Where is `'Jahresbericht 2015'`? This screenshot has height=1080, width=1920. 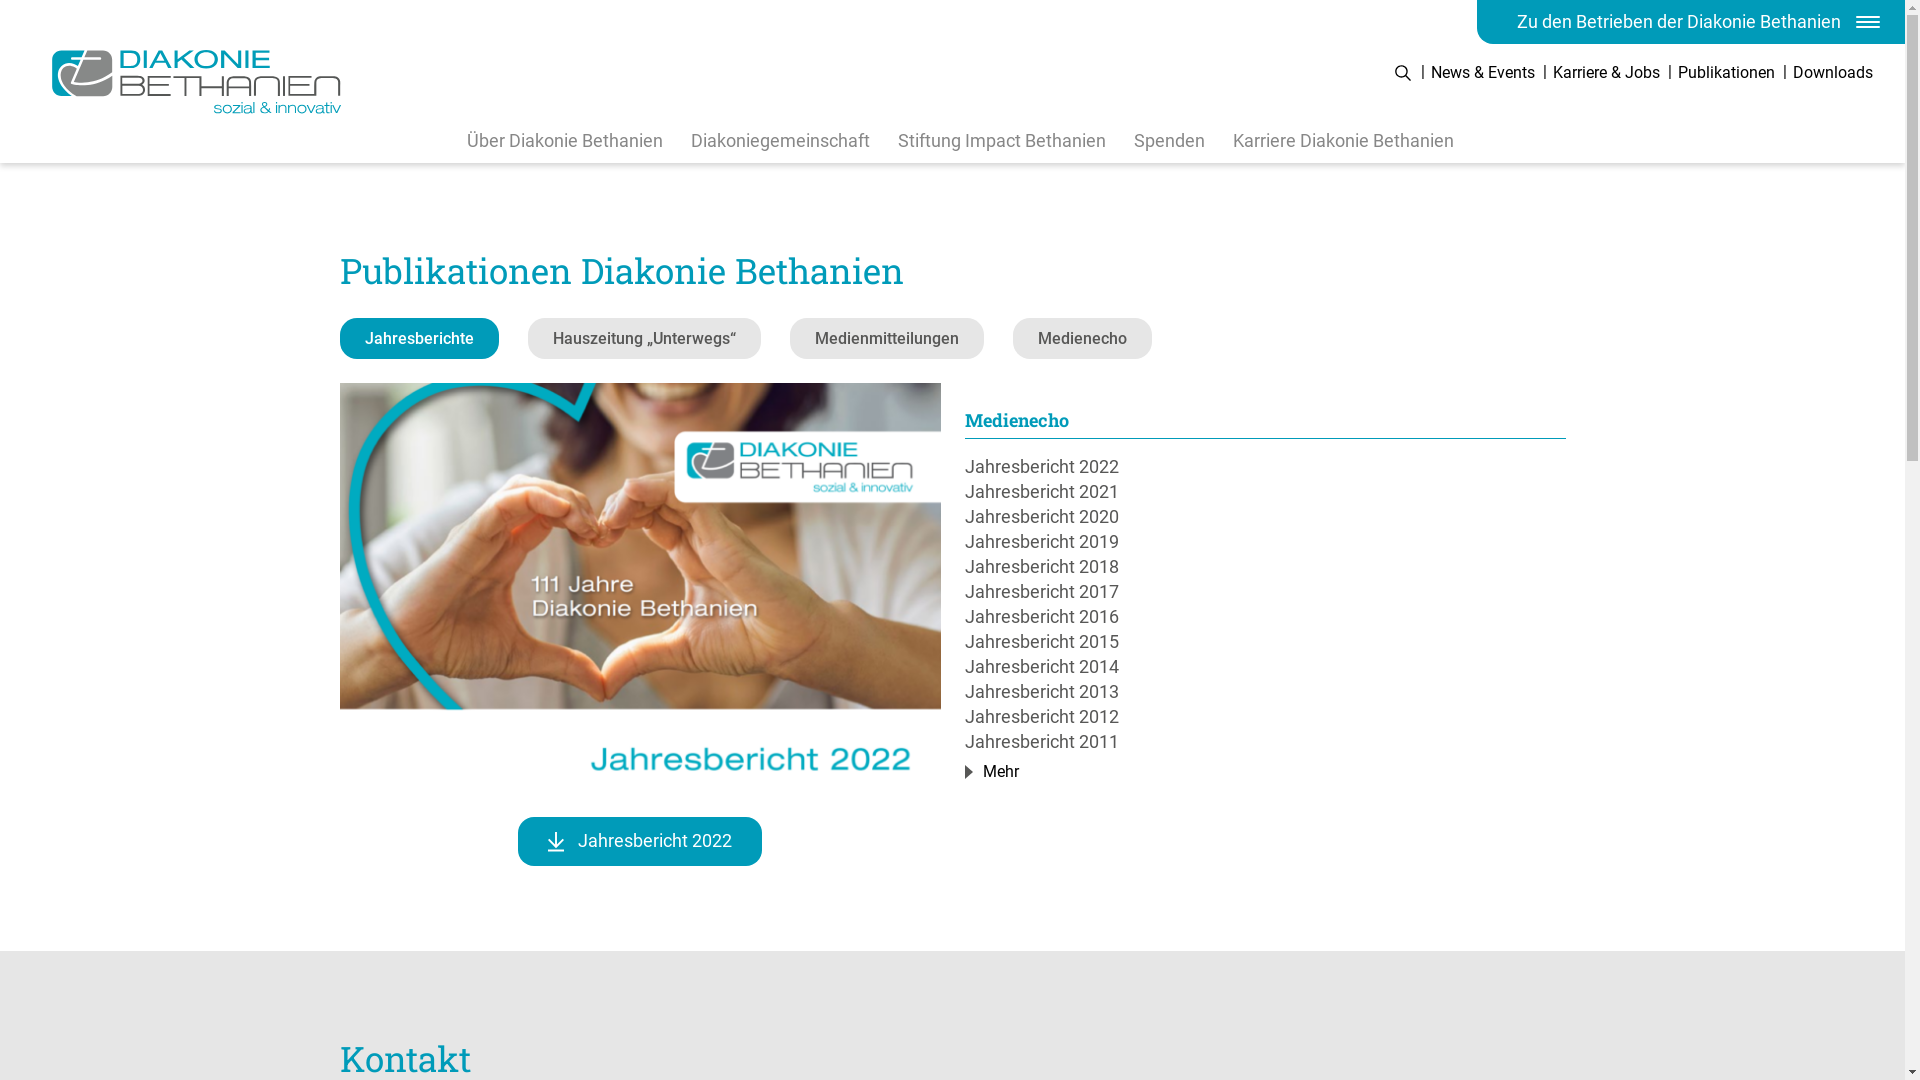
'Jahresbericht 2015' is located at coordinates (1263, 641).